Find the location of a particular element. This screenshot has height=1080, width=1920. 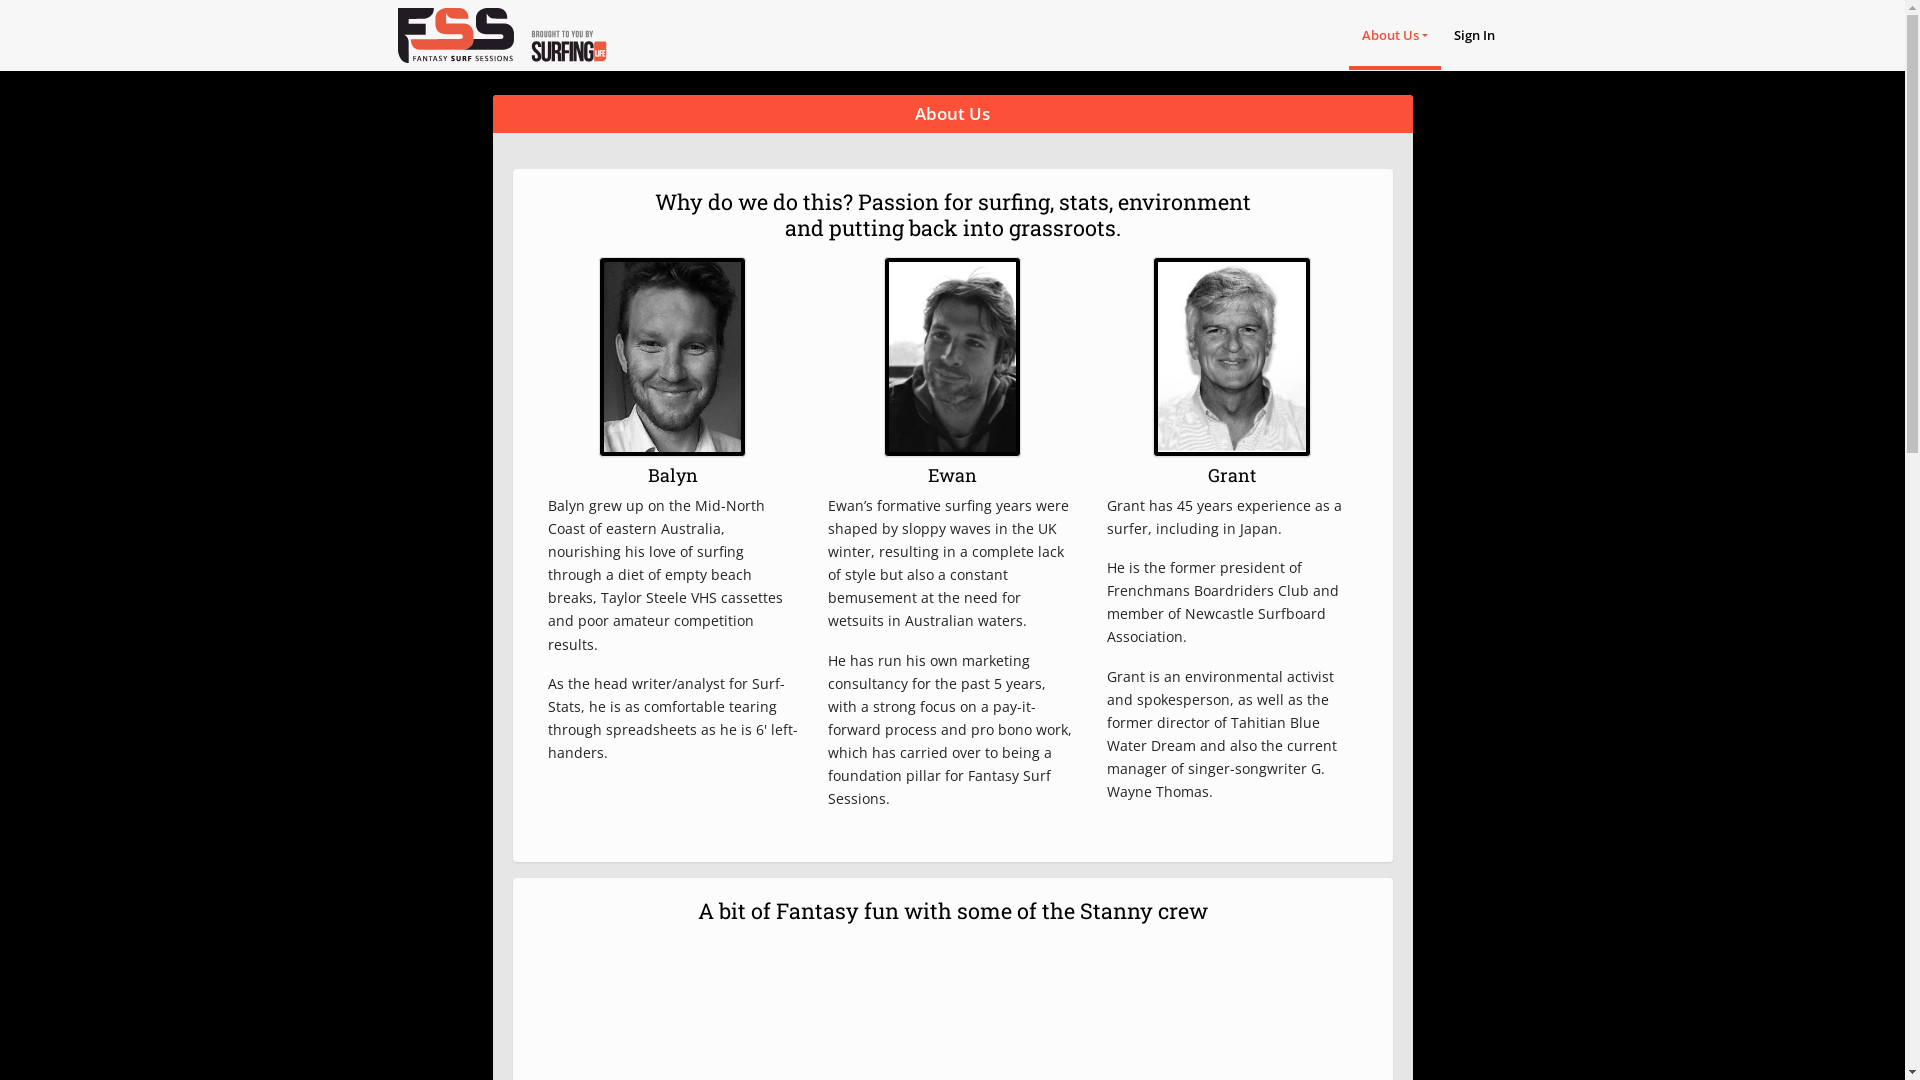

'Sign In' is located at coordinates (1474, 34).